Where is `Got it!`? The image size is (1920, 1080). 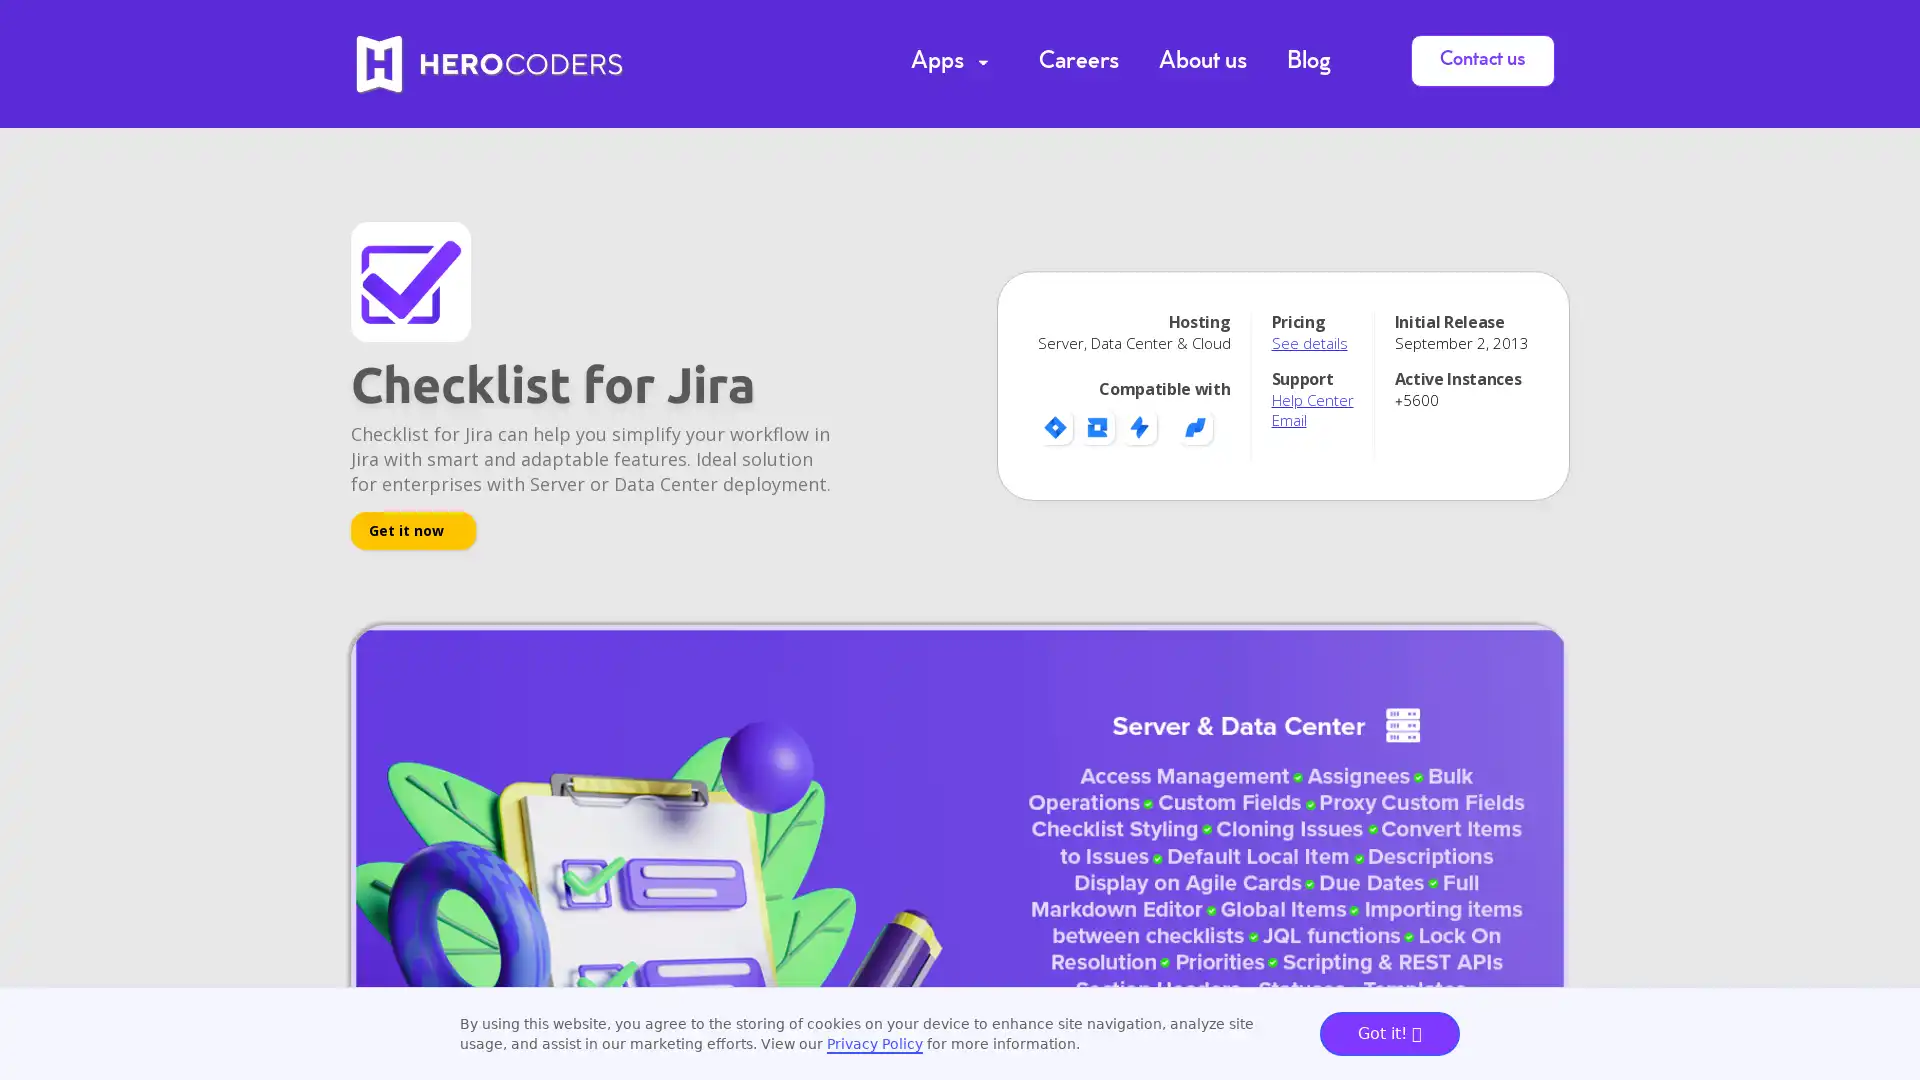 Got it! is located at coordinates (1389, 1033).